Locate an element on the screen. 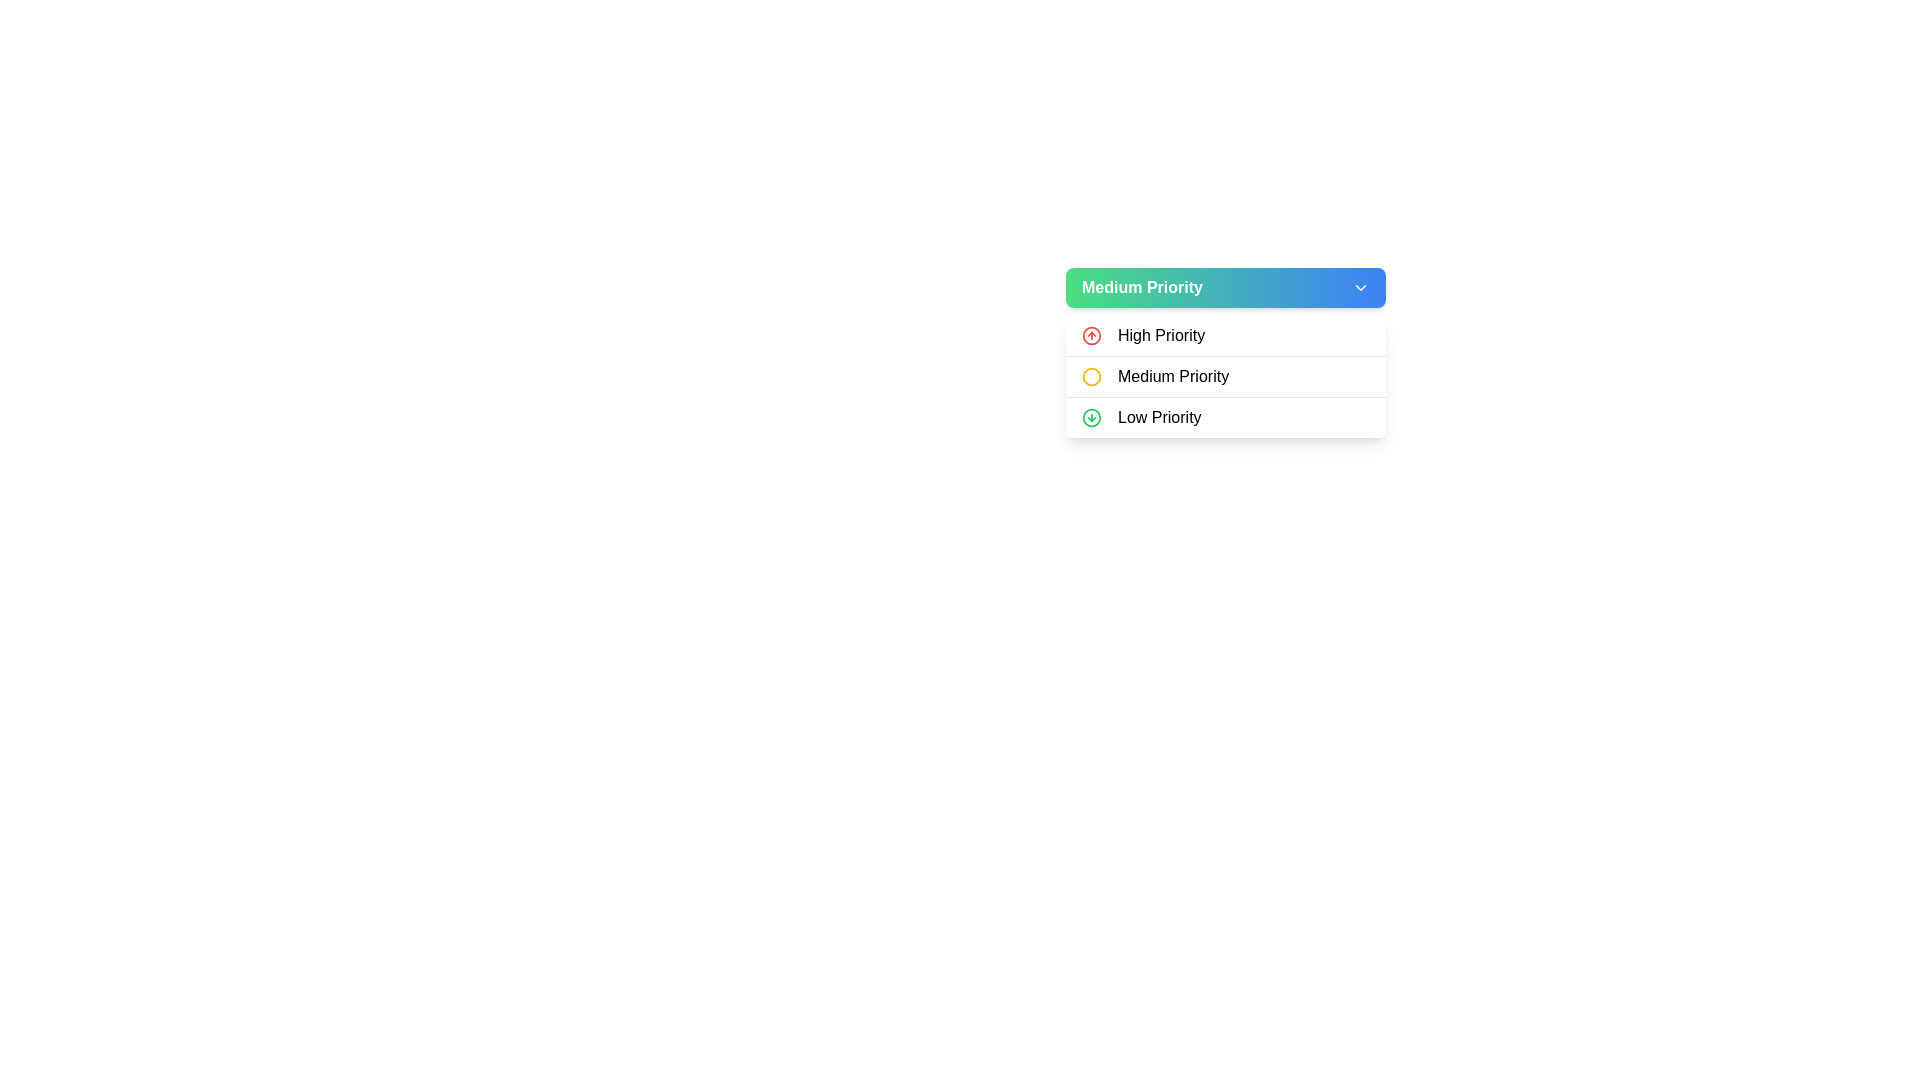  the red circular icon with an upward arrow located at the beginning of the 'High Priority' row is located at coordinates (1090, 334).